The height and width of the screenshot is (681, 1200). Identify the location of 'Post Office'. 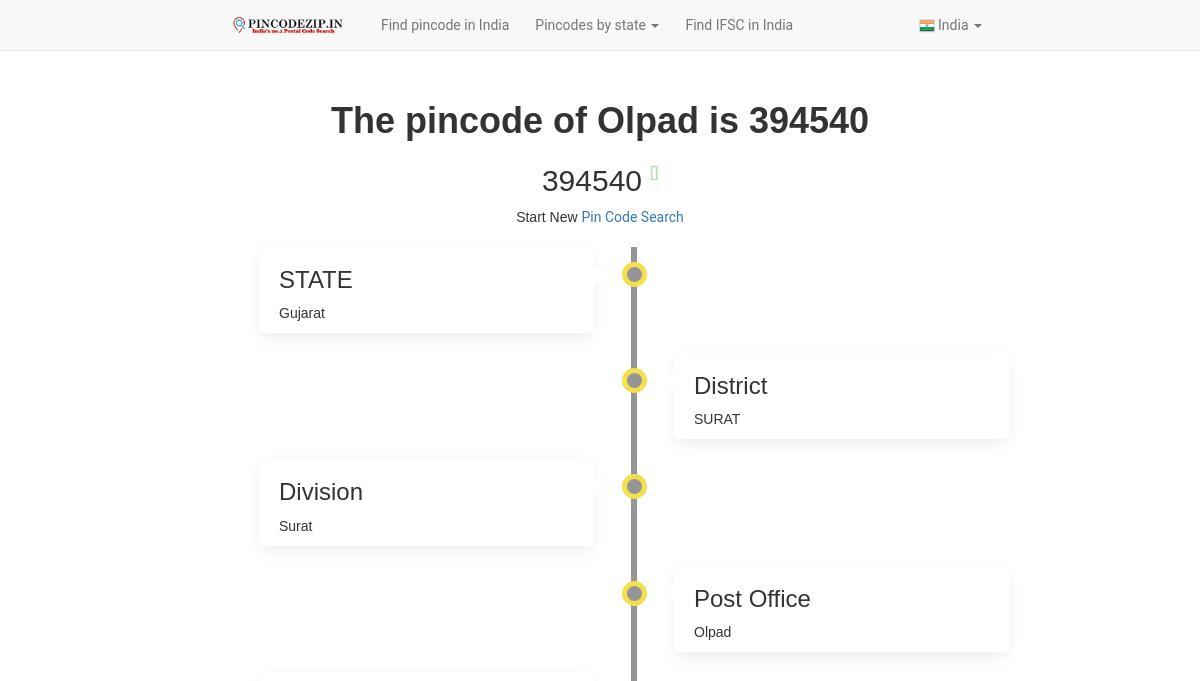
(693, 597).